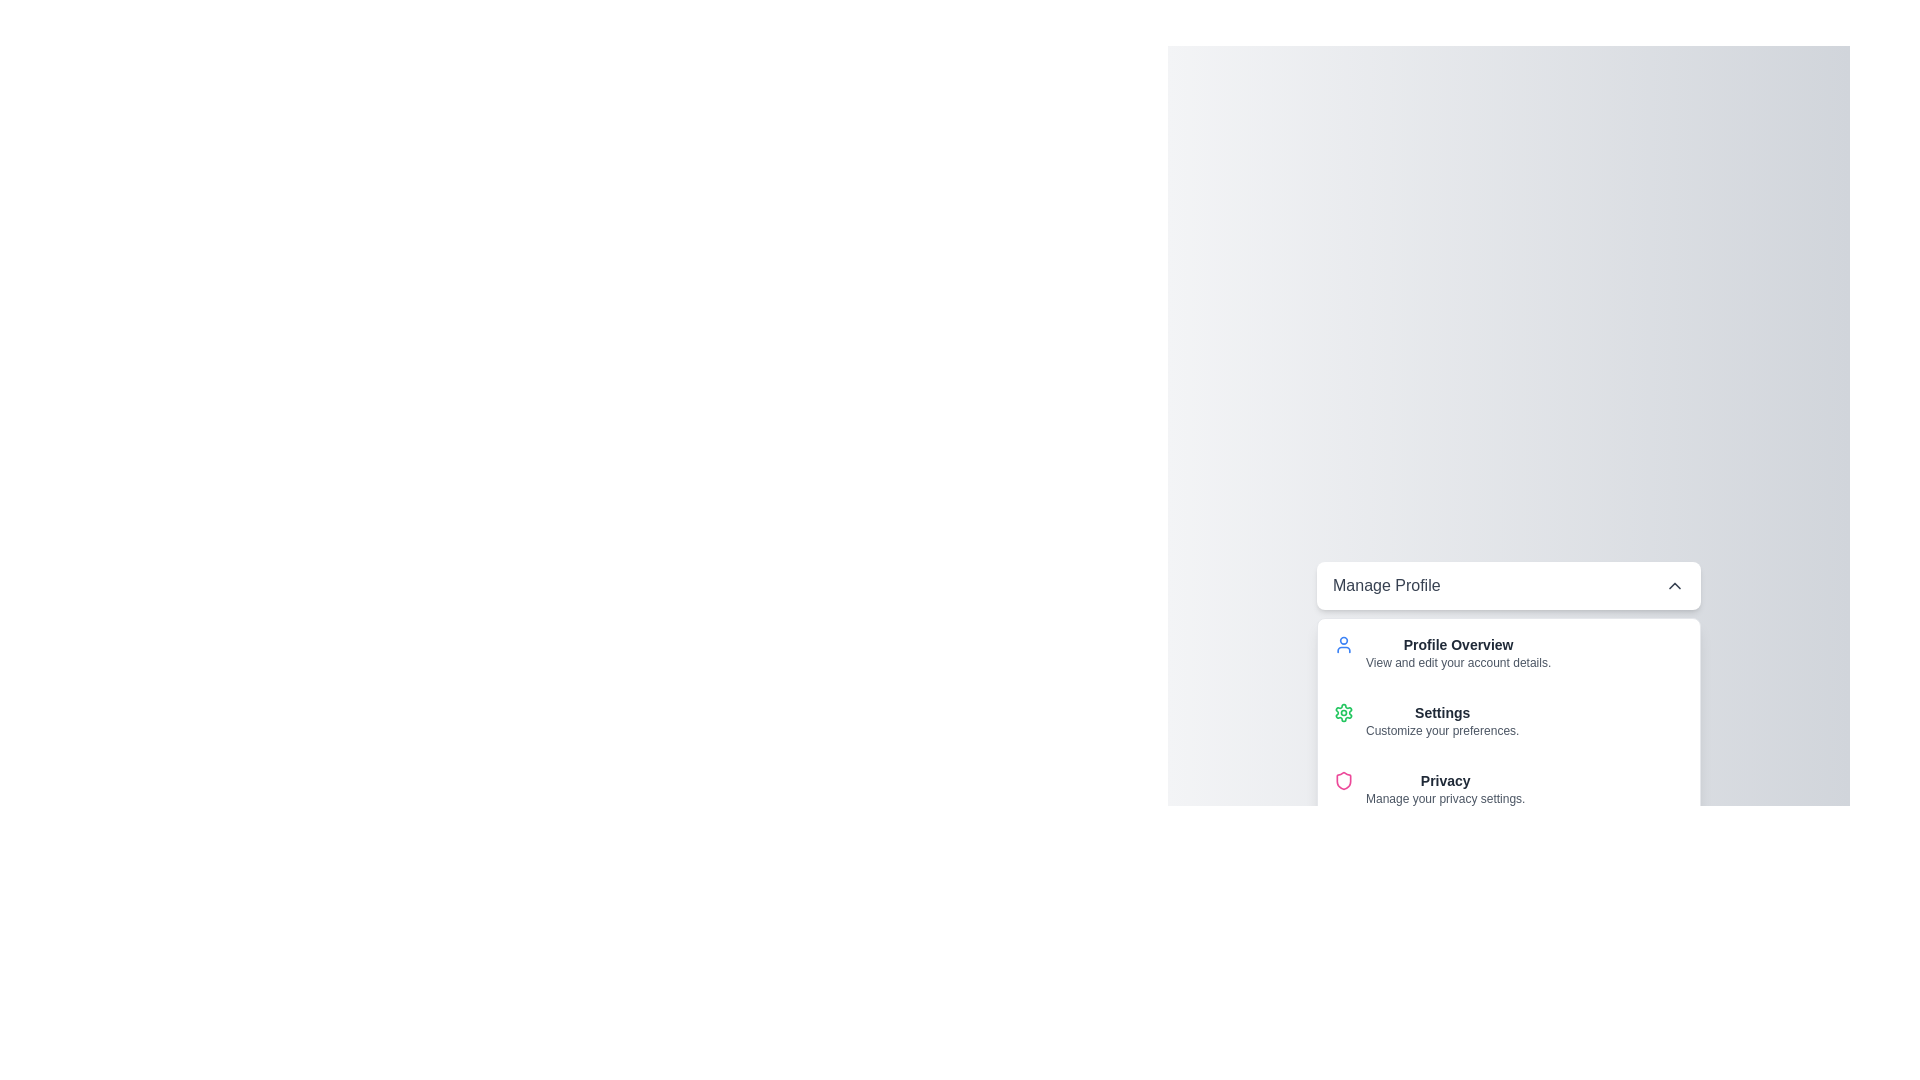 Image resolution: width=1920 pixels, height=1080 pixels. What do you see at coordinates (1458, 663) in the screenshot?
I see `the text component displaying 'View and edit your account details.' located just below the 'Profile Overview' title in the 'Manage Profile' dropdown panel` at bounding box center [1458, 663].